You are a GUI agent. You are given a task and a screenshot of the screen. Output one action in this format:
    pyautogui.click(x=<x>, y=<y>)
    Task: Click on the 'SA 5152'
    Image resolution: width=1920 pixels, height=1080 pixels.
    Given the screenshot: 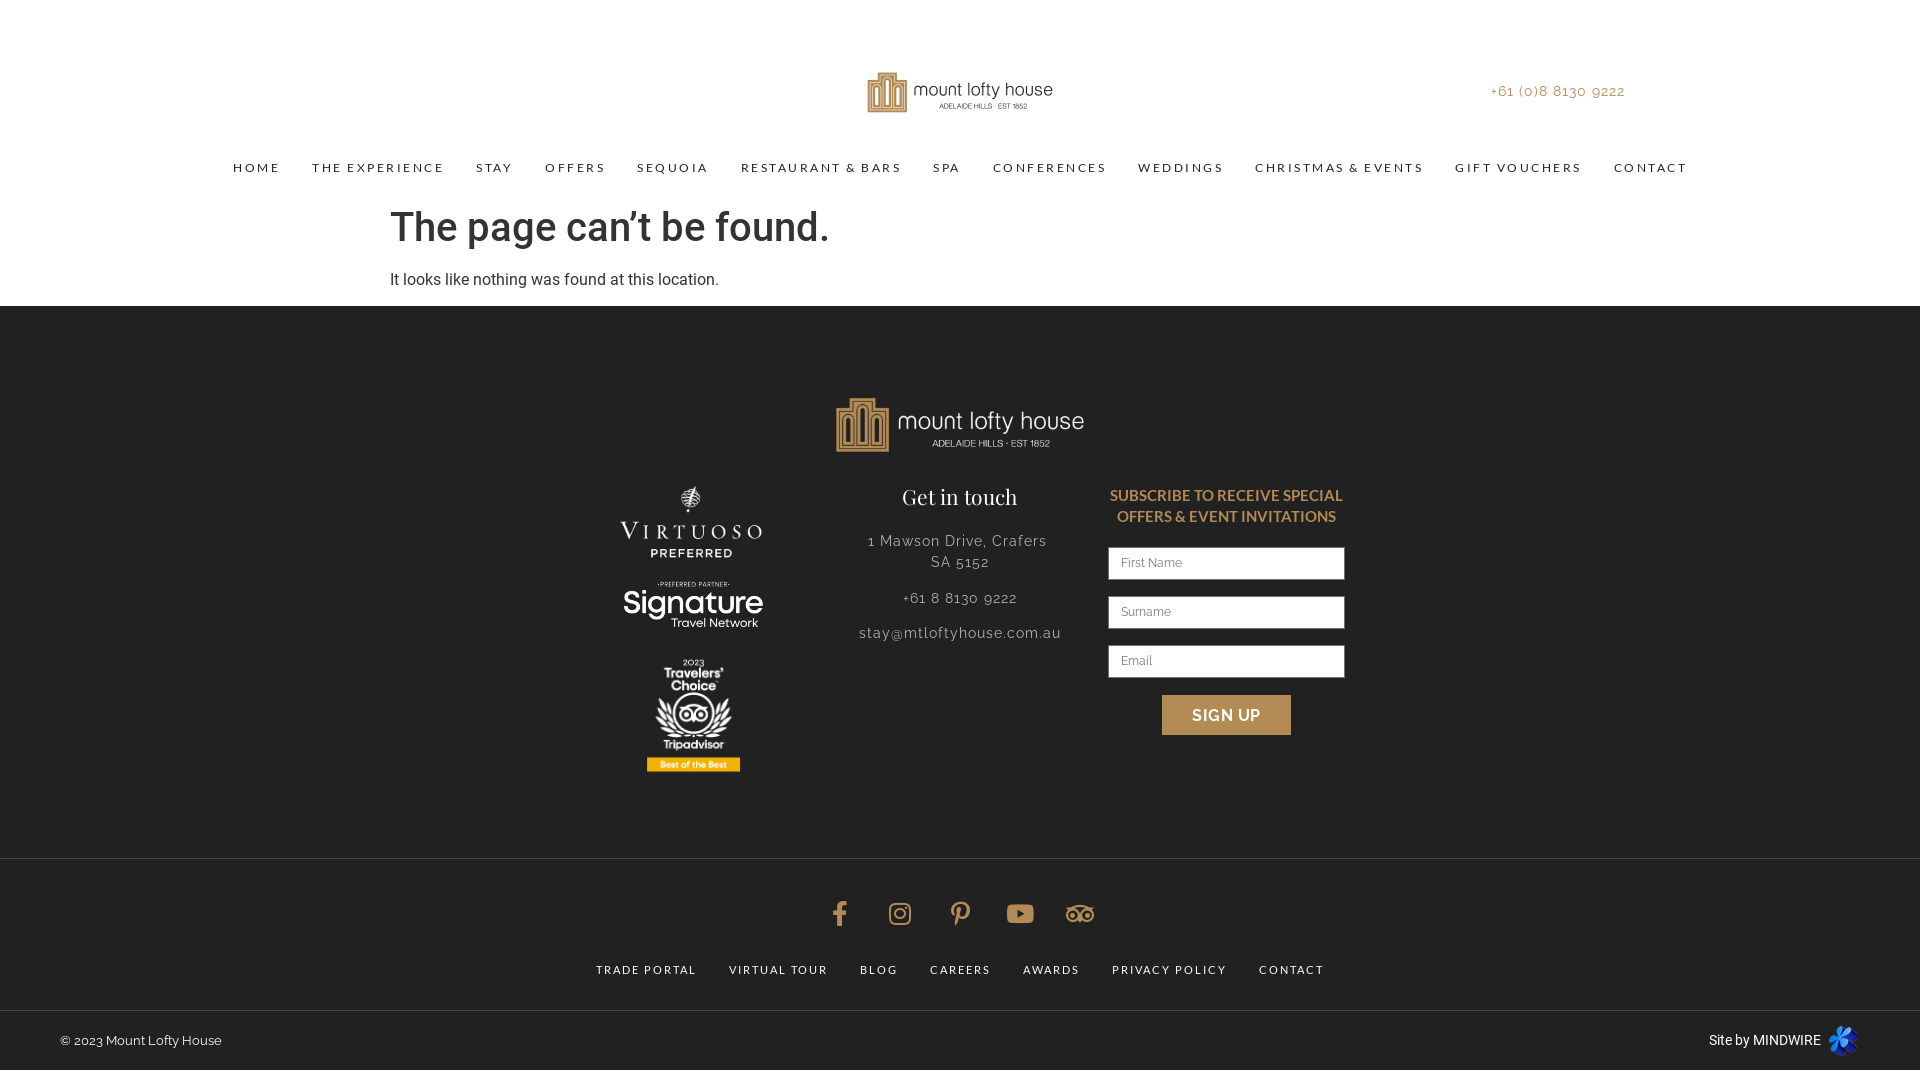 What is the action you would take?
    pyautogui.click(x=960, y=562)
    